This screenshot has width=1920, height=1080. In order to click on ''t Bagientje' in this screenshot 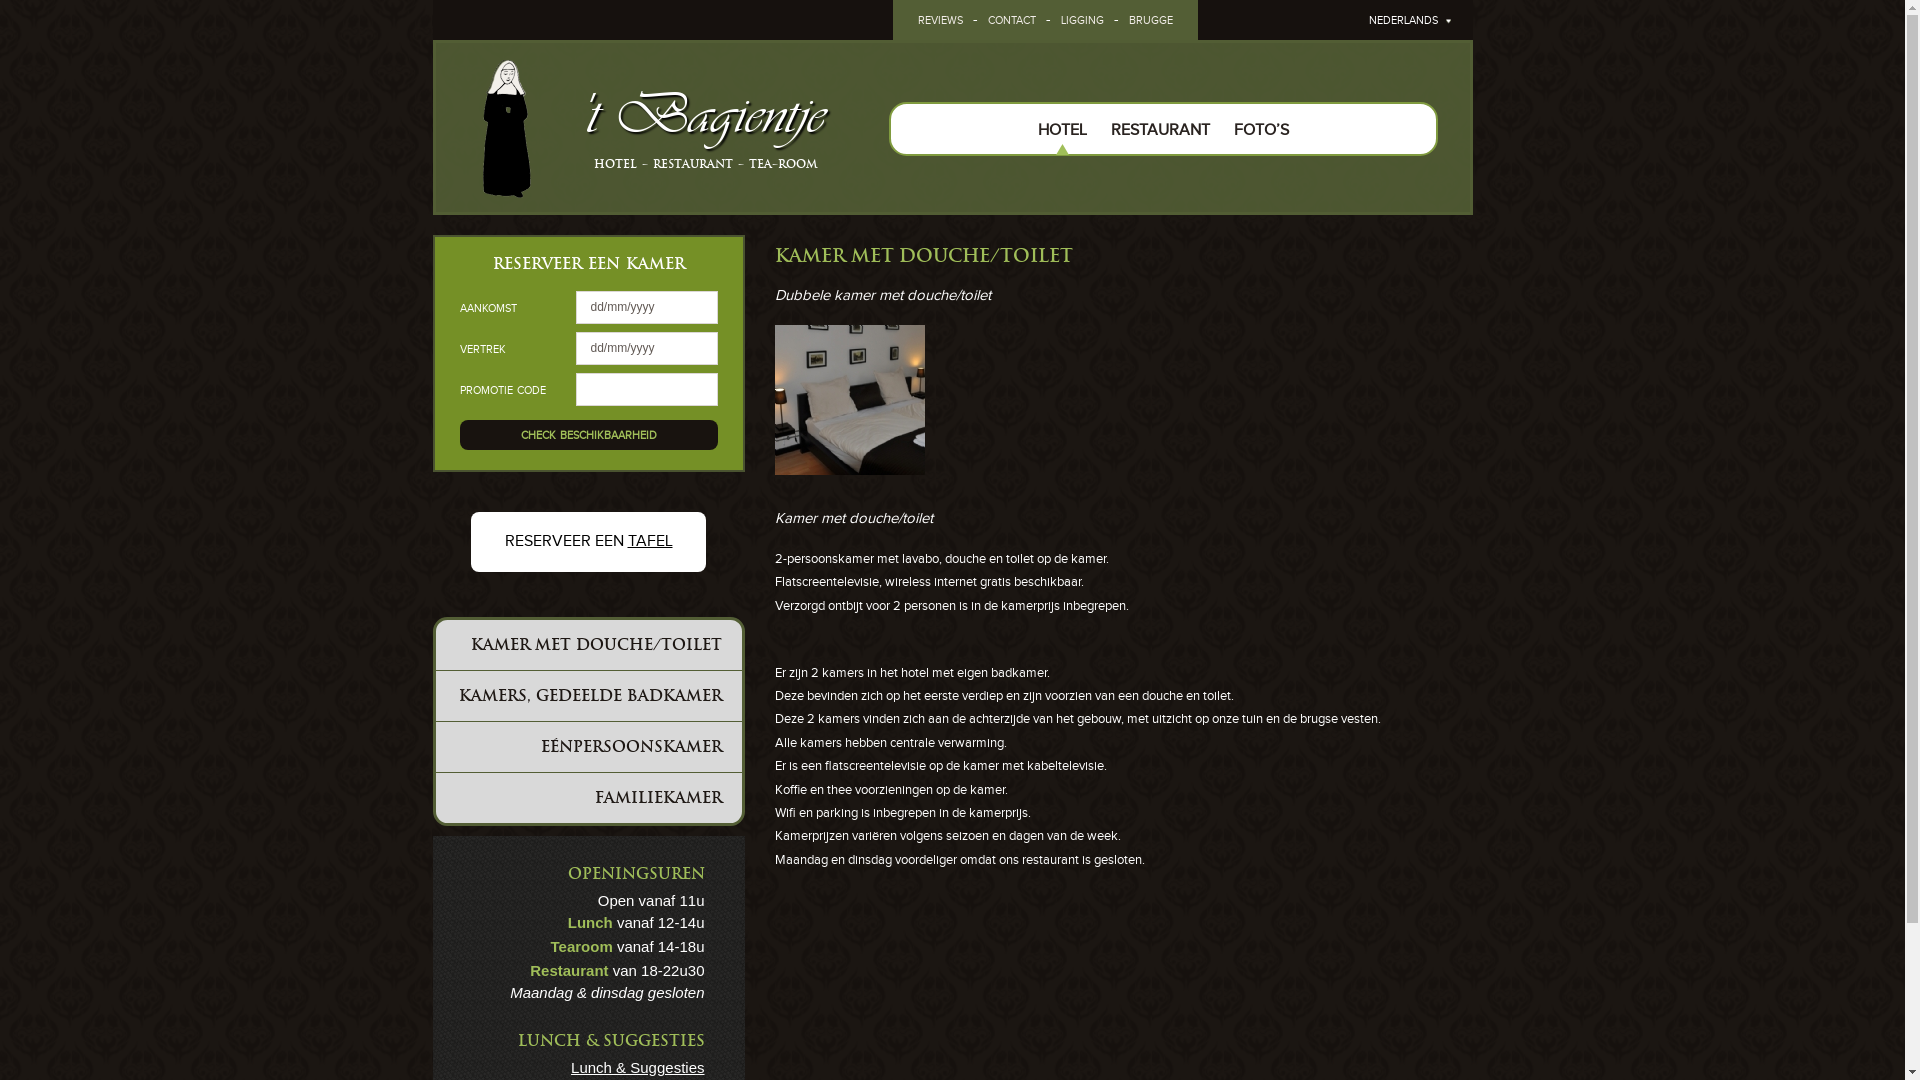, I will do `click(579, 115)`.